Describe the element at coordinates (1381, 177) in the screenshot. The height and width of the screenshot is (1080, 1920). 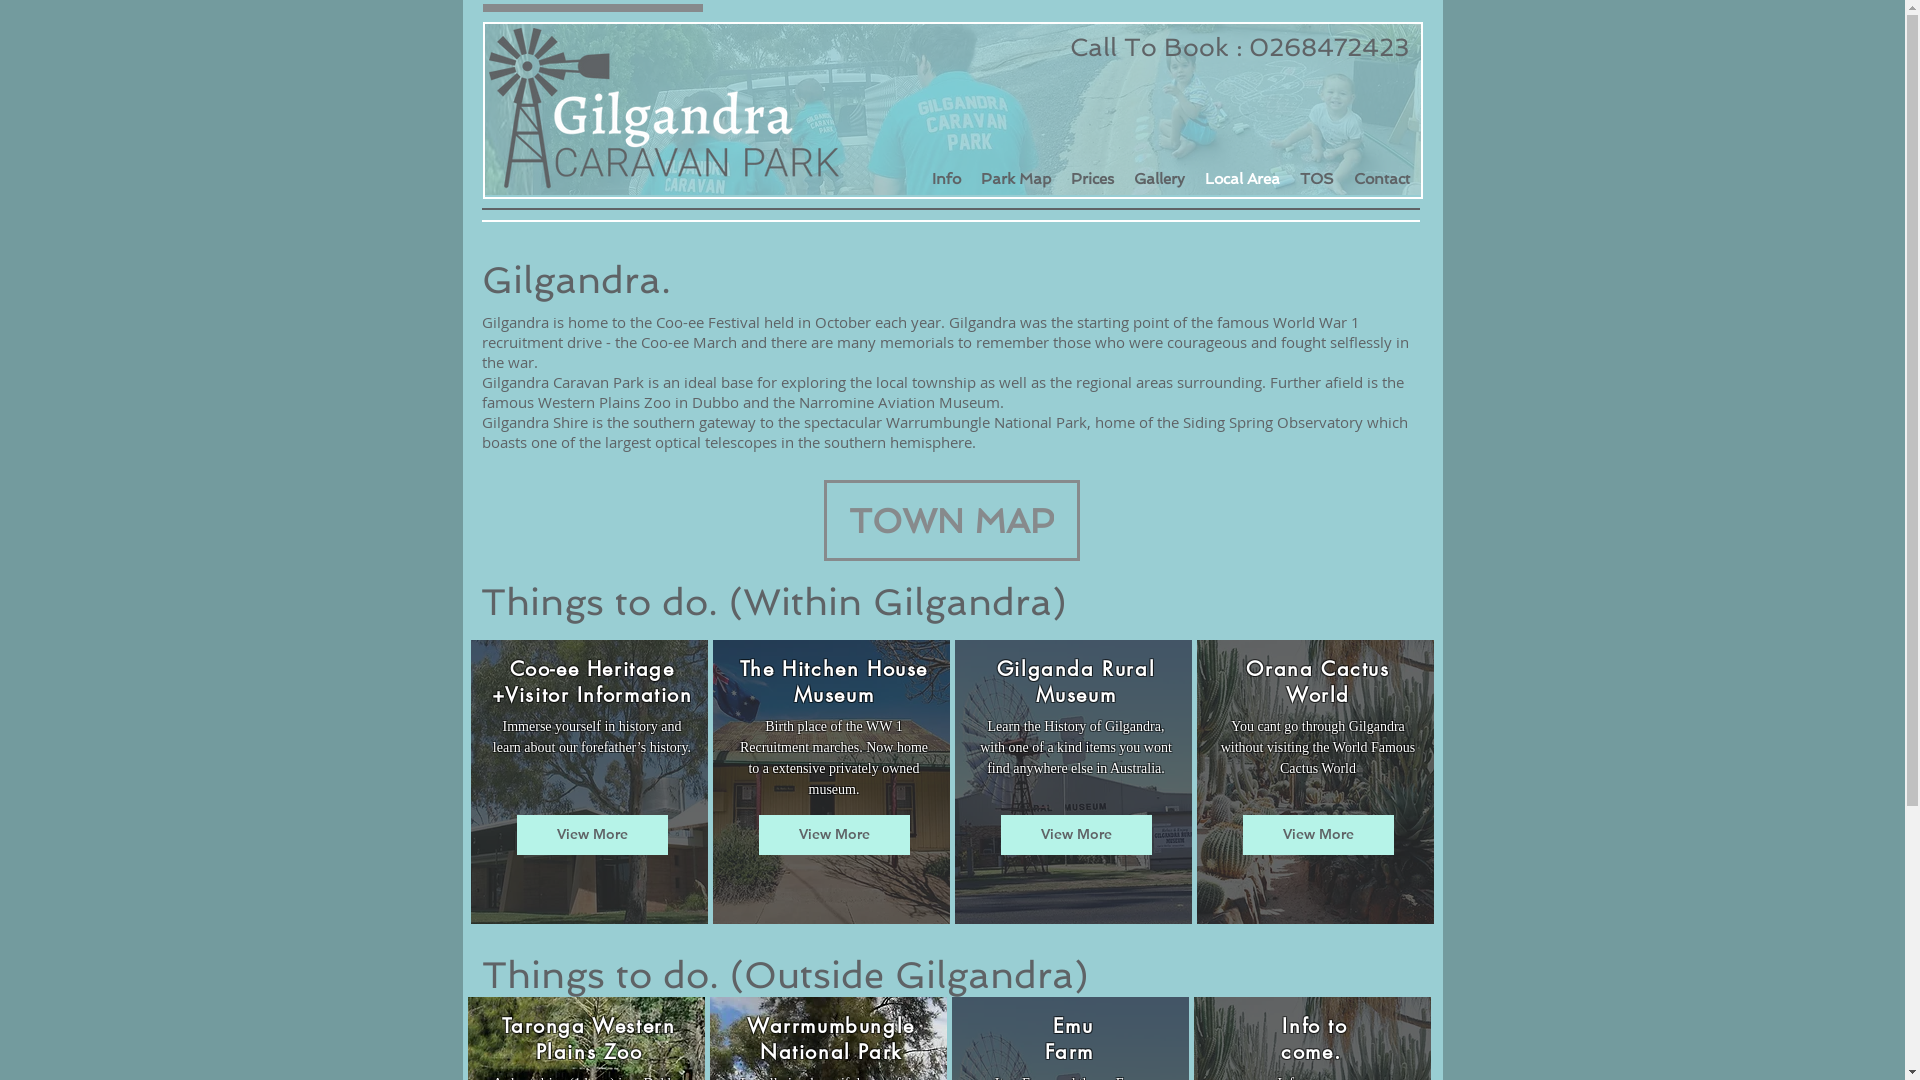
I see `'Contact'` at that location.